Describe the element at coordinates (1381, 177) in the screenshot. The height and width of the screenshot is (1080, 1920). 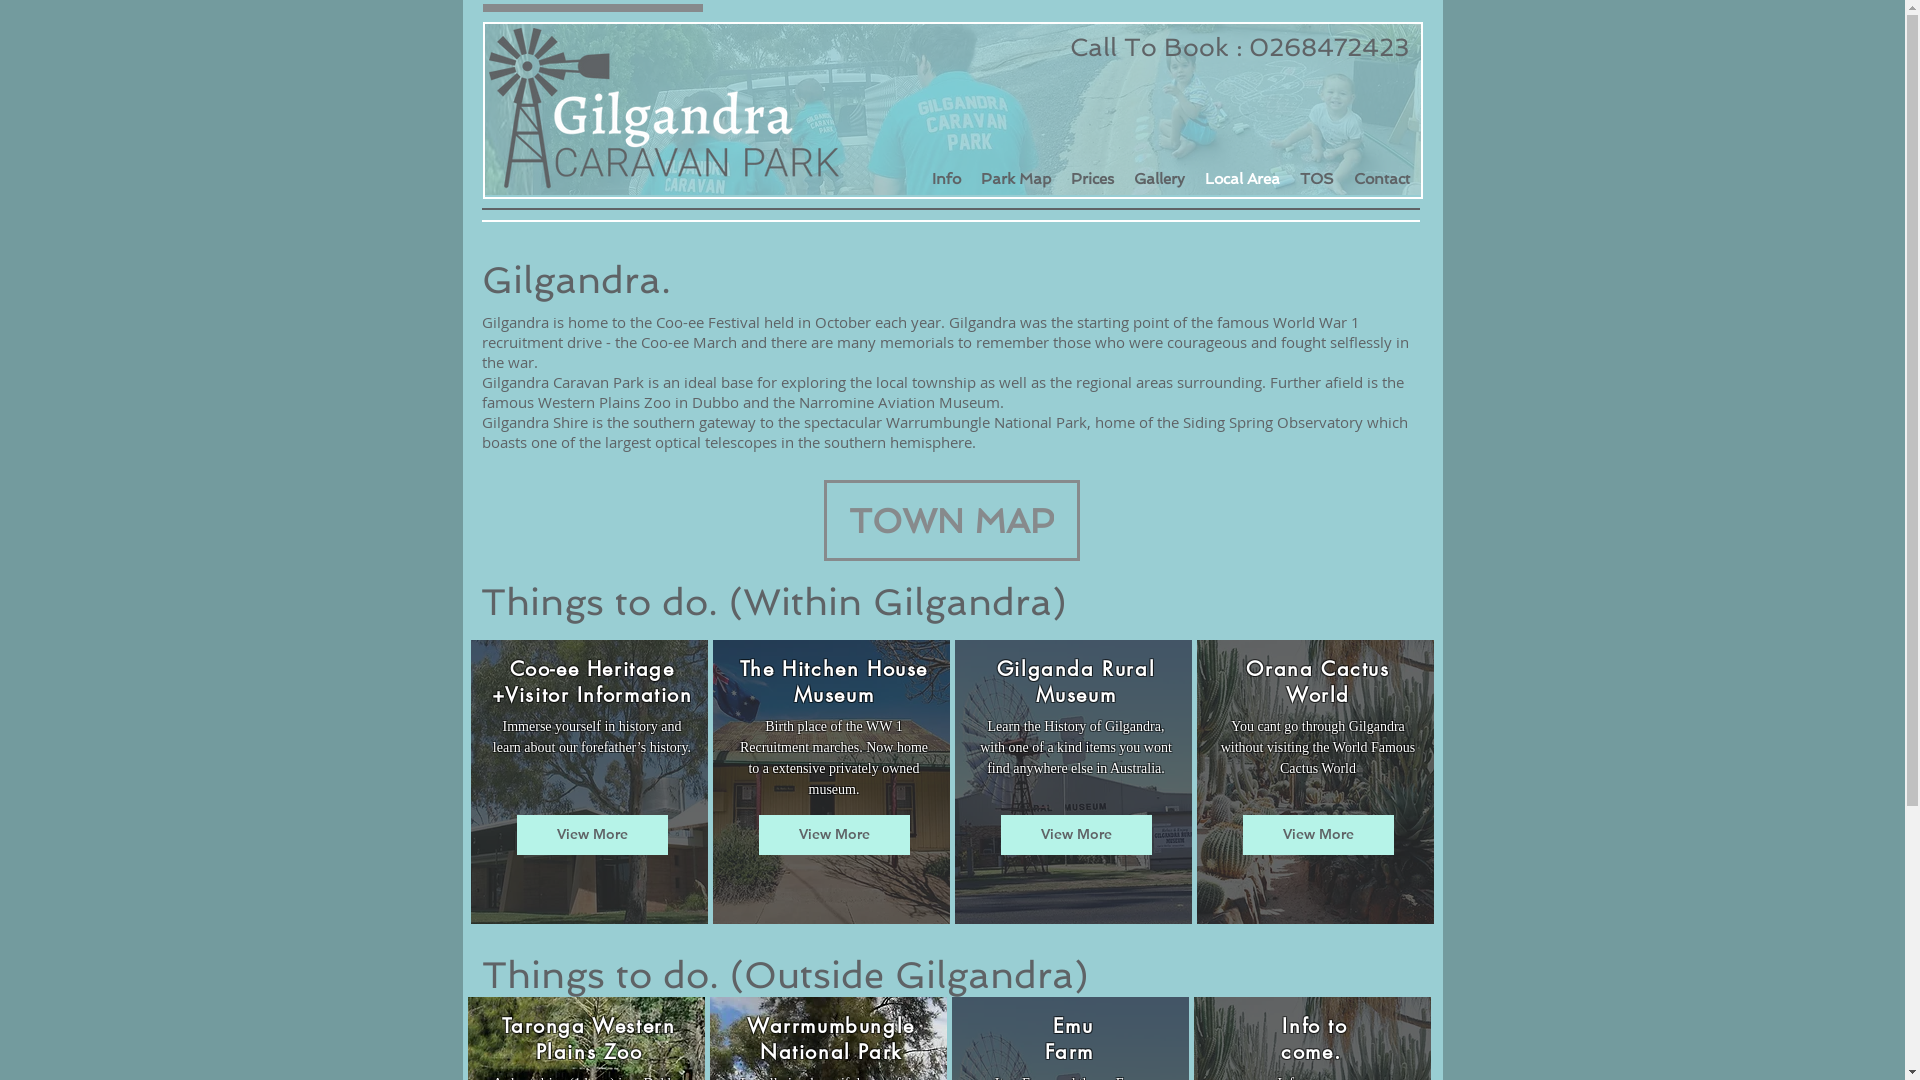
I see `'Contact'` at that location.